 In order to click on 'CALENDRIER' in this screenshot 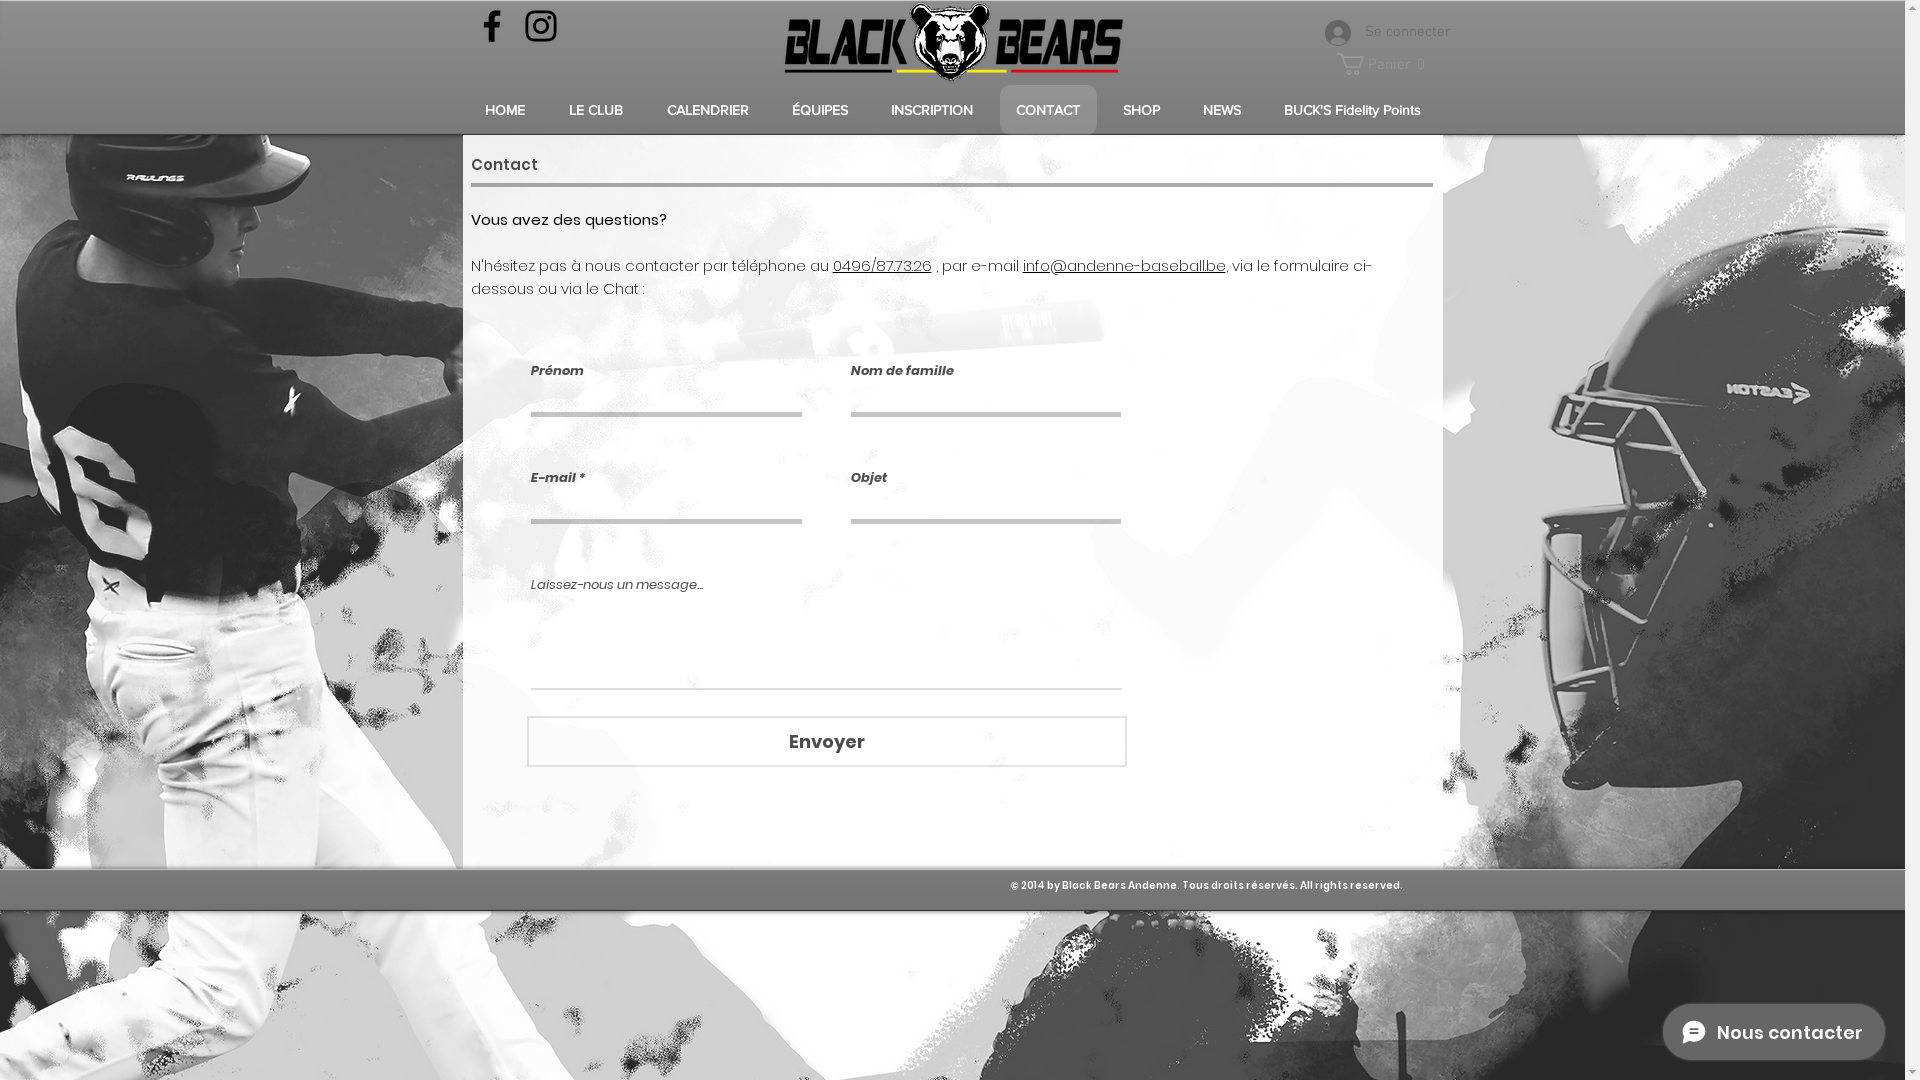, I will do `click(708, 110)`.